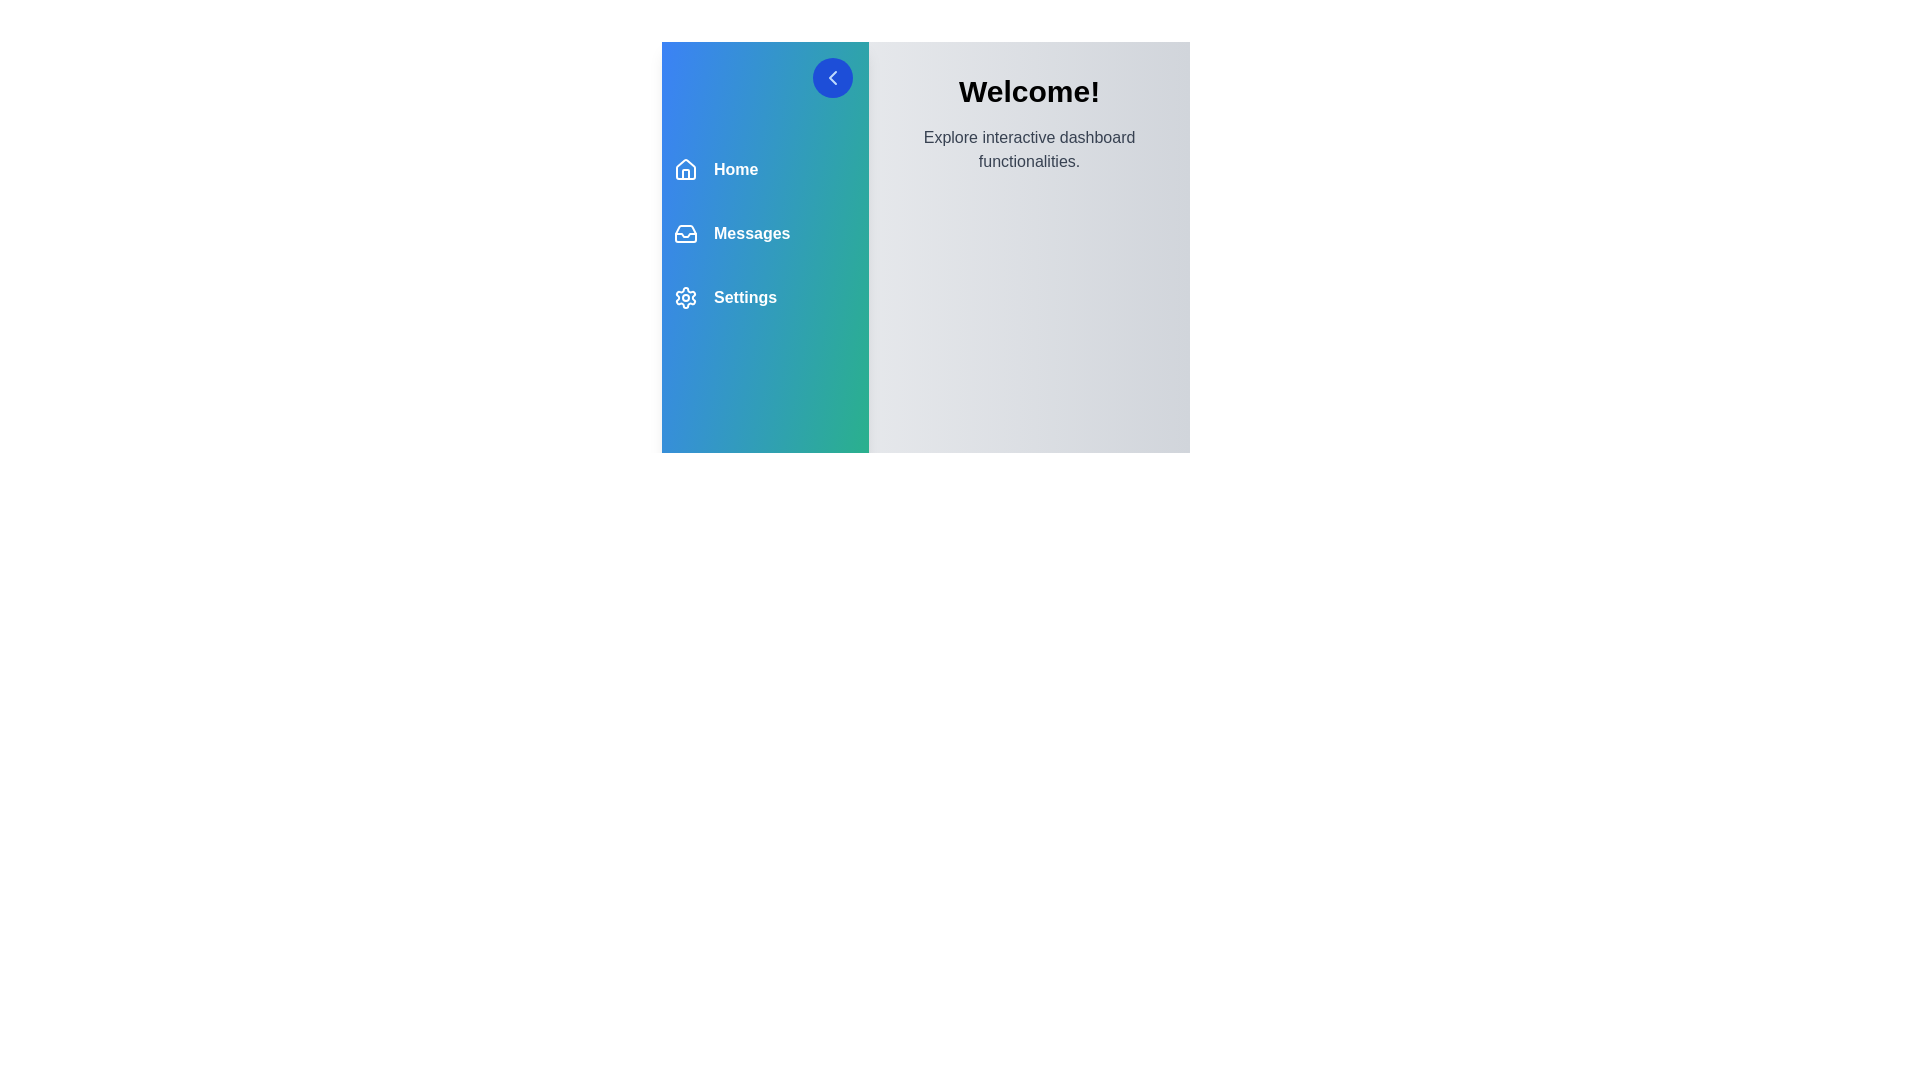  Describe the element at coordinates (686, 233) in the screenshot. I see `the 'Messages' icon located in the sidebar menu, which is the second icon in the vertical sequence next to the 'Messages' label` at that location.